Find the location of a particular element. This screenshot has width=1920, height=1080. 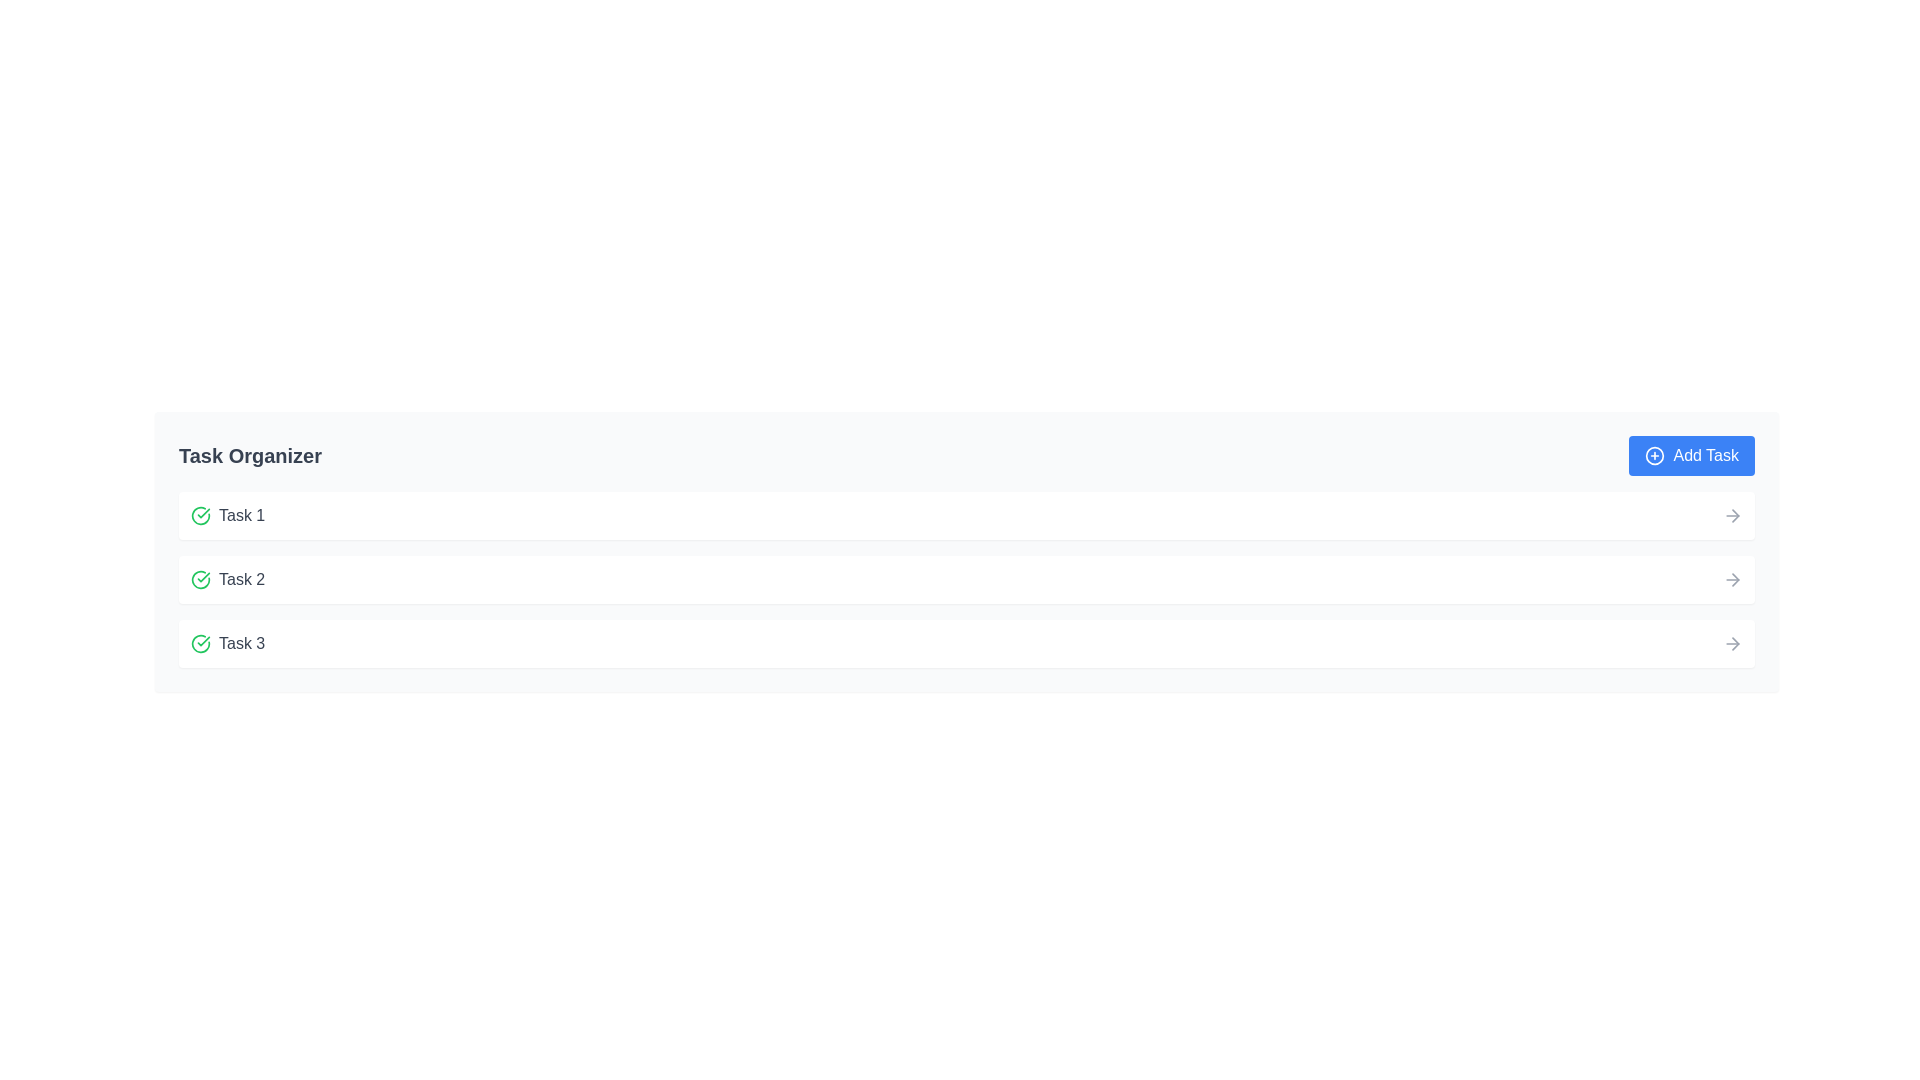

the task labeled 'Task 2' which is marked as complete with a checkmark icon, positioned between 'Task 1' and 'Task 3' is located at coordinates (228, 579).